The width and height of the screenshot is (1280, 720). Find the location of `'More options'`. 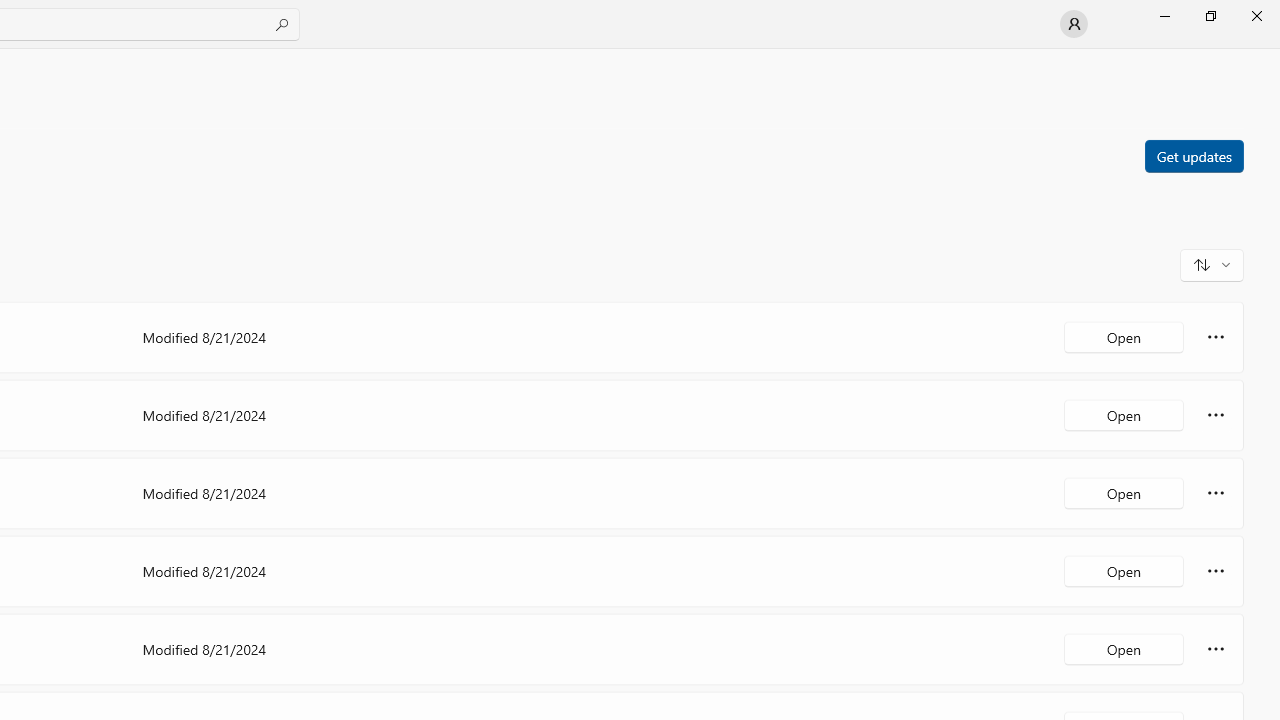

'More options' is located at coordinates (1215, 649).